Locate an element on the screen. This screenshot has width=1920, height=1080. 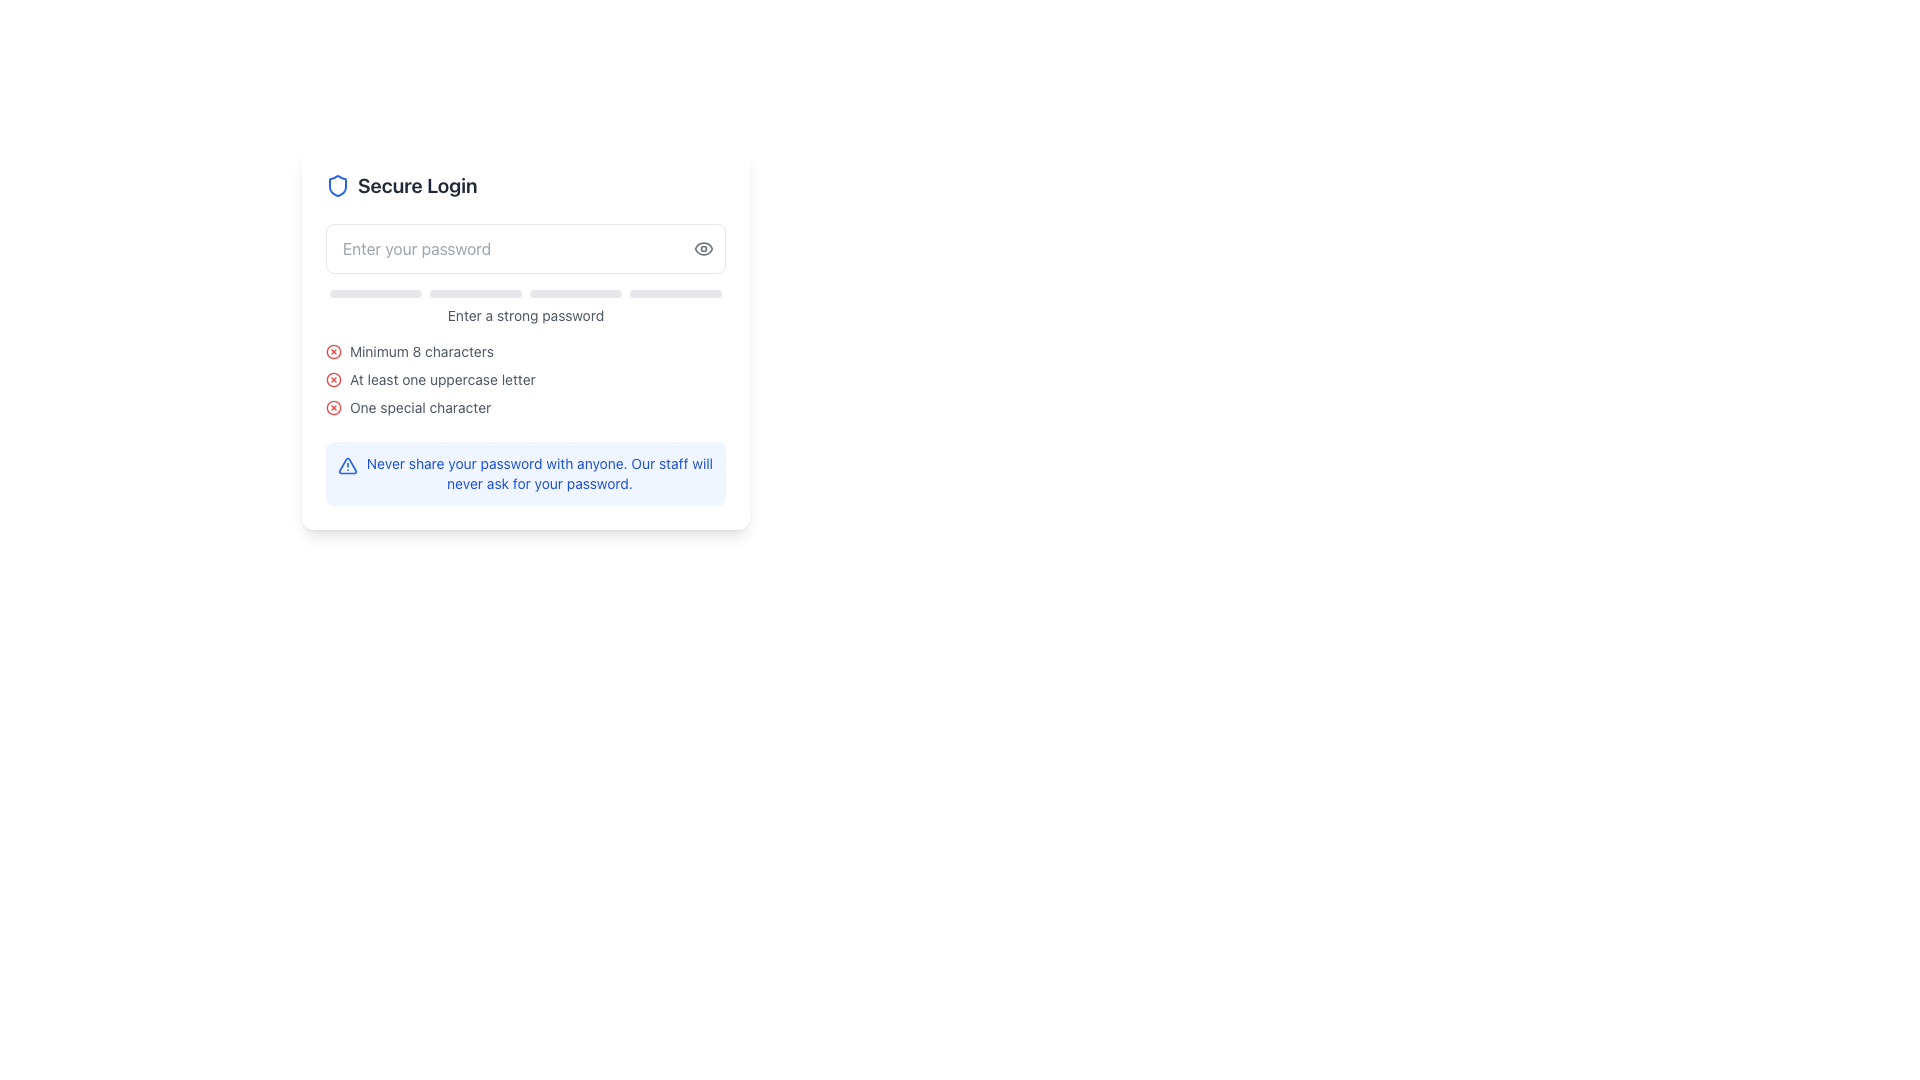
the red circular icon with a white cross symbol, which is positioned to the left of the text 'At least one uppercase letter' under the 'Enter a strong password' section is located at coordinates (334, 380).